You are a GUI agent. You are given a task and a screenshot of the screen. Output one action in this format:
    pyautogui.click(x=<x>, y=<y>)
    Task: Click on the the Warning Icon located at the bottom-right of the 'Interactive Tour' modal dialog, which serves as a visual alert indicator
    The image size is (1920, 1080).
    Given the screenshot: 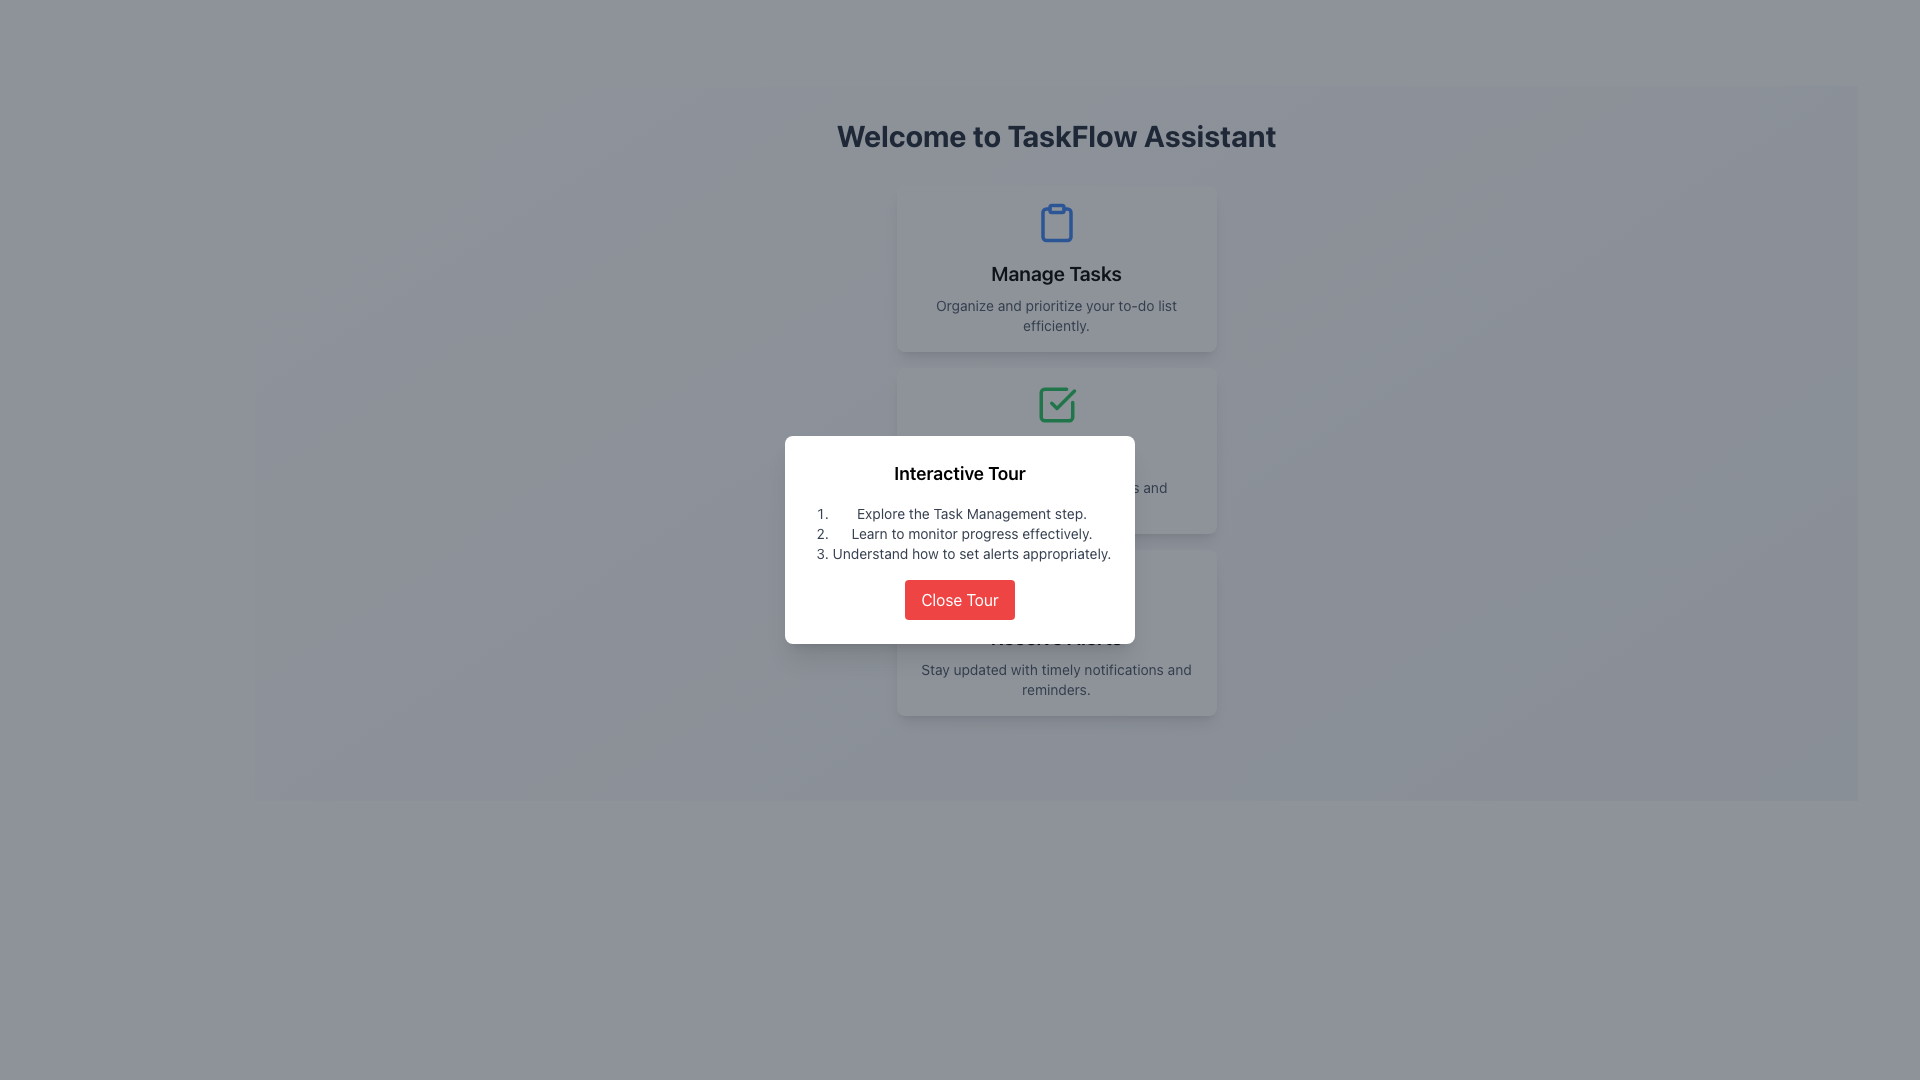 What is the action you would take?
    pyautogui.click(x=1055, y=585)
    